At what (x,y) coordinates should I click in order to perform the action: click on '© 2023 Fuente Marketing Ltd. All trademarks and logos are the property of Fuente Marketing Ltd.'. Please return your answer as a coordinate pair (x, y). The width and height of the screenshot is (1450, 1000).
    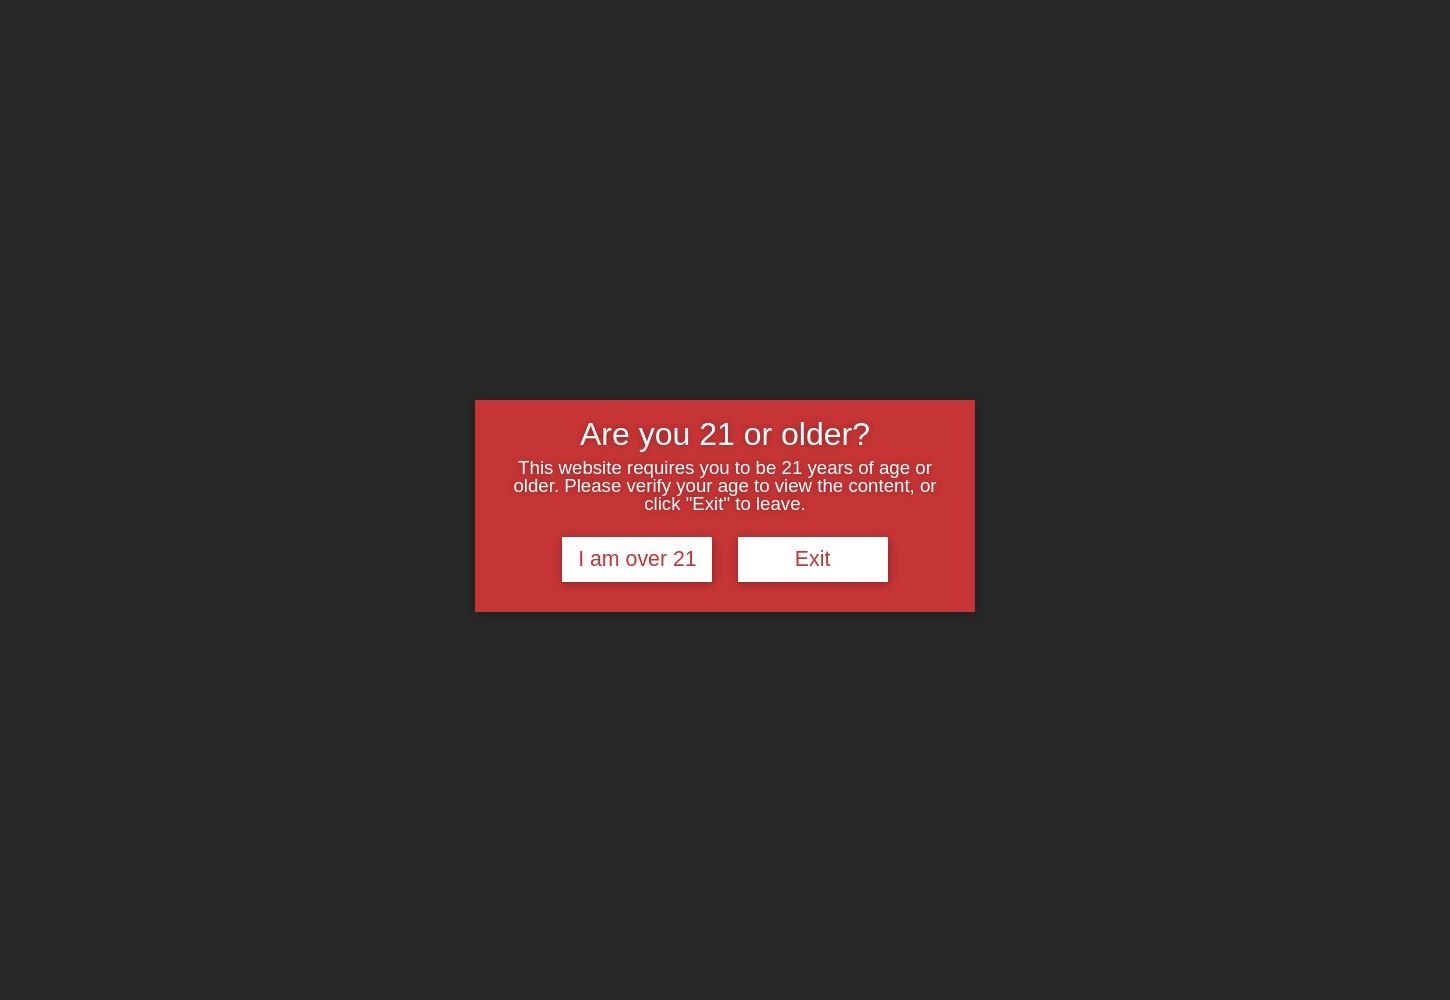
    Looking at the image, I should click on (1181, 941).